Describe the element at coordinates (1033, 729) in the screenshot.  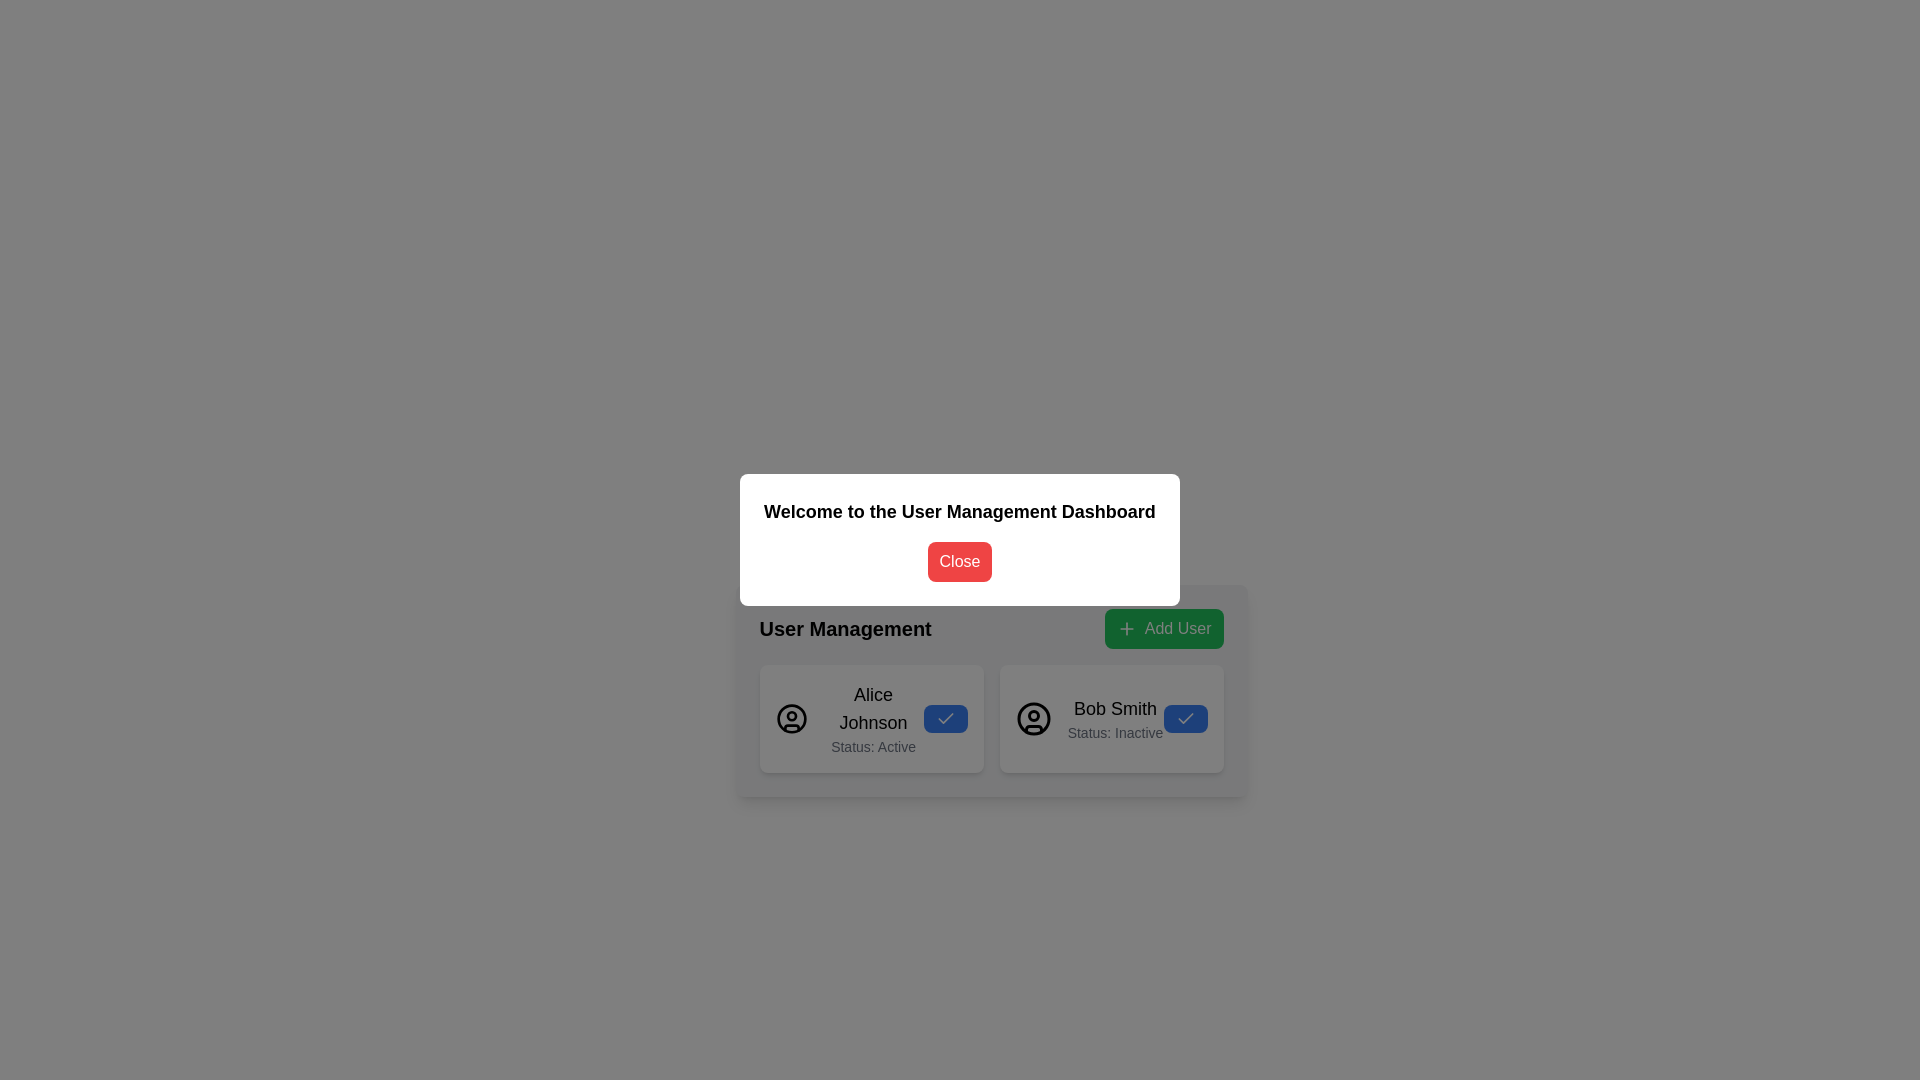
I see `the lower curved line of the user icon representing 'Bob Smith' in the 'User Management' section` at that location.